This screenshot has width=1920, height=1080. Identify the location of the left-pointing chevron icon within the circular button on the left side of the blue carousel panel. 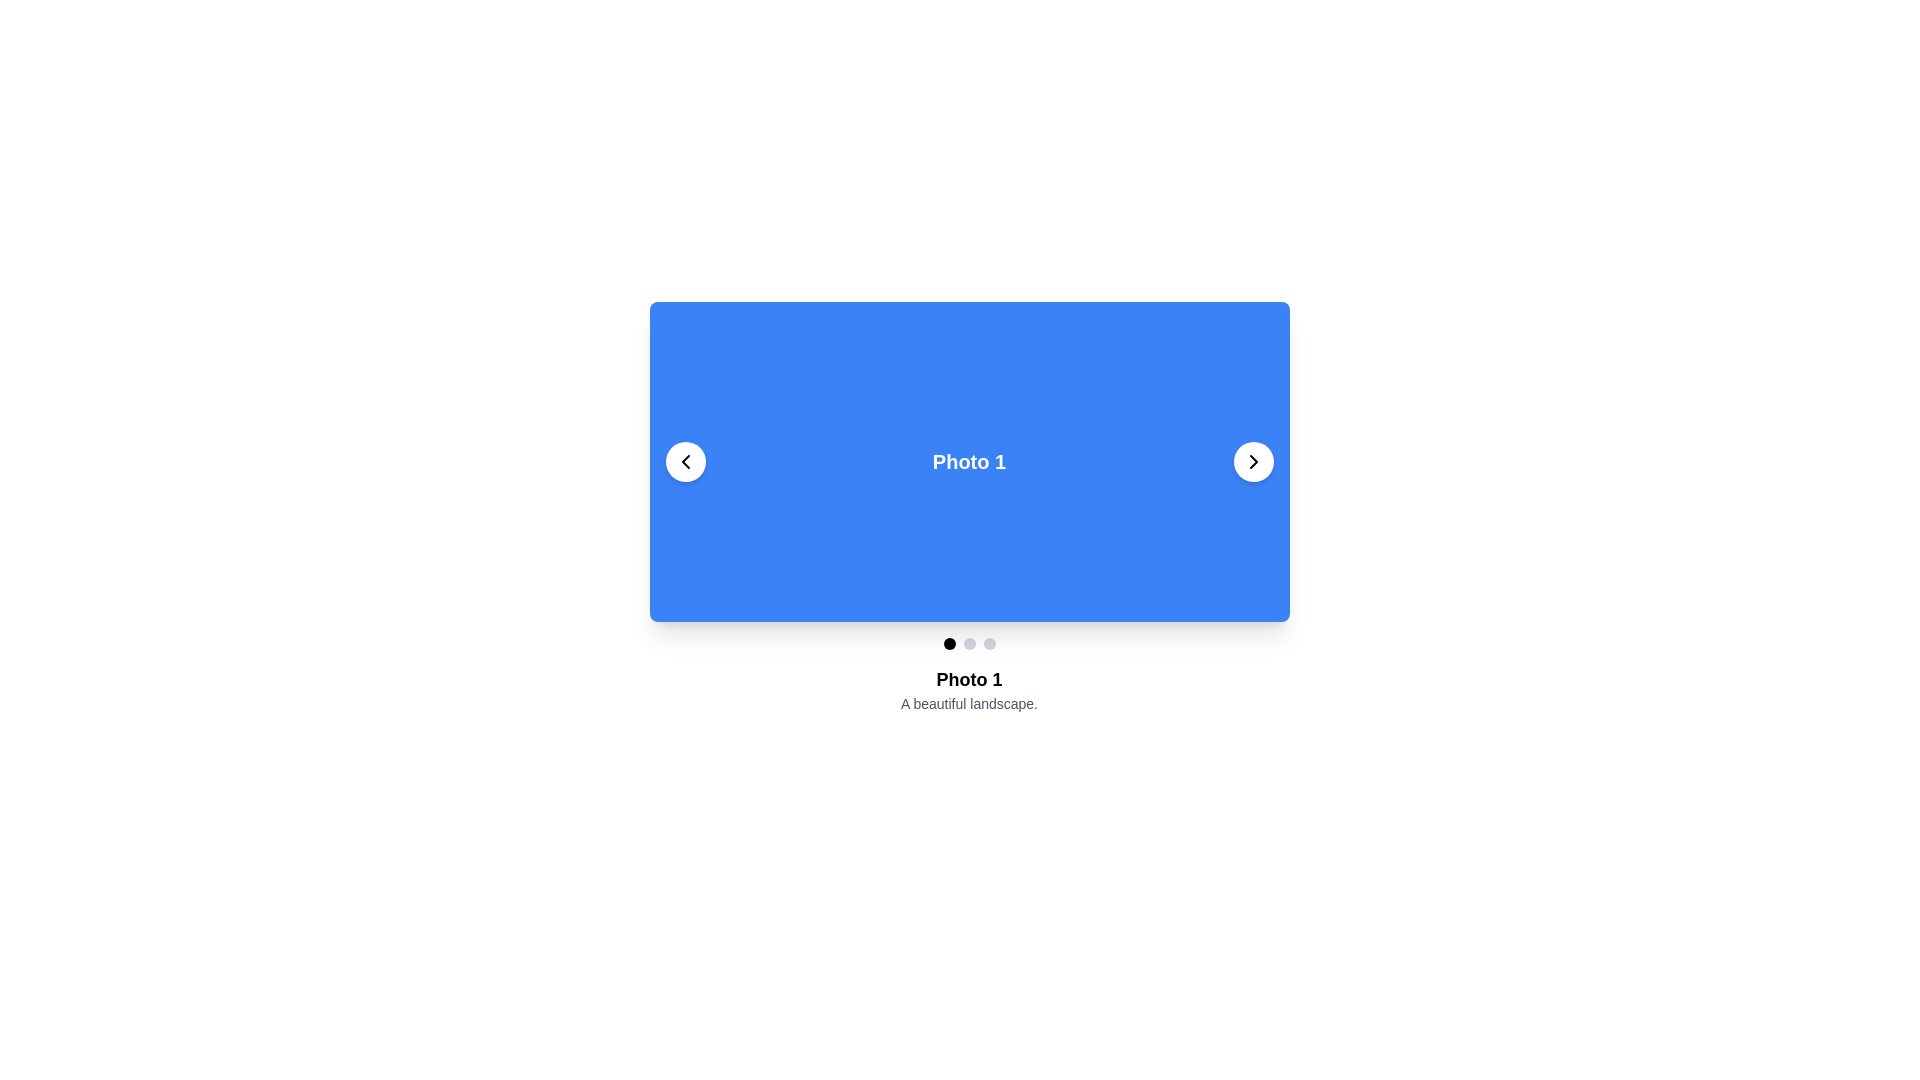
(685, 462).